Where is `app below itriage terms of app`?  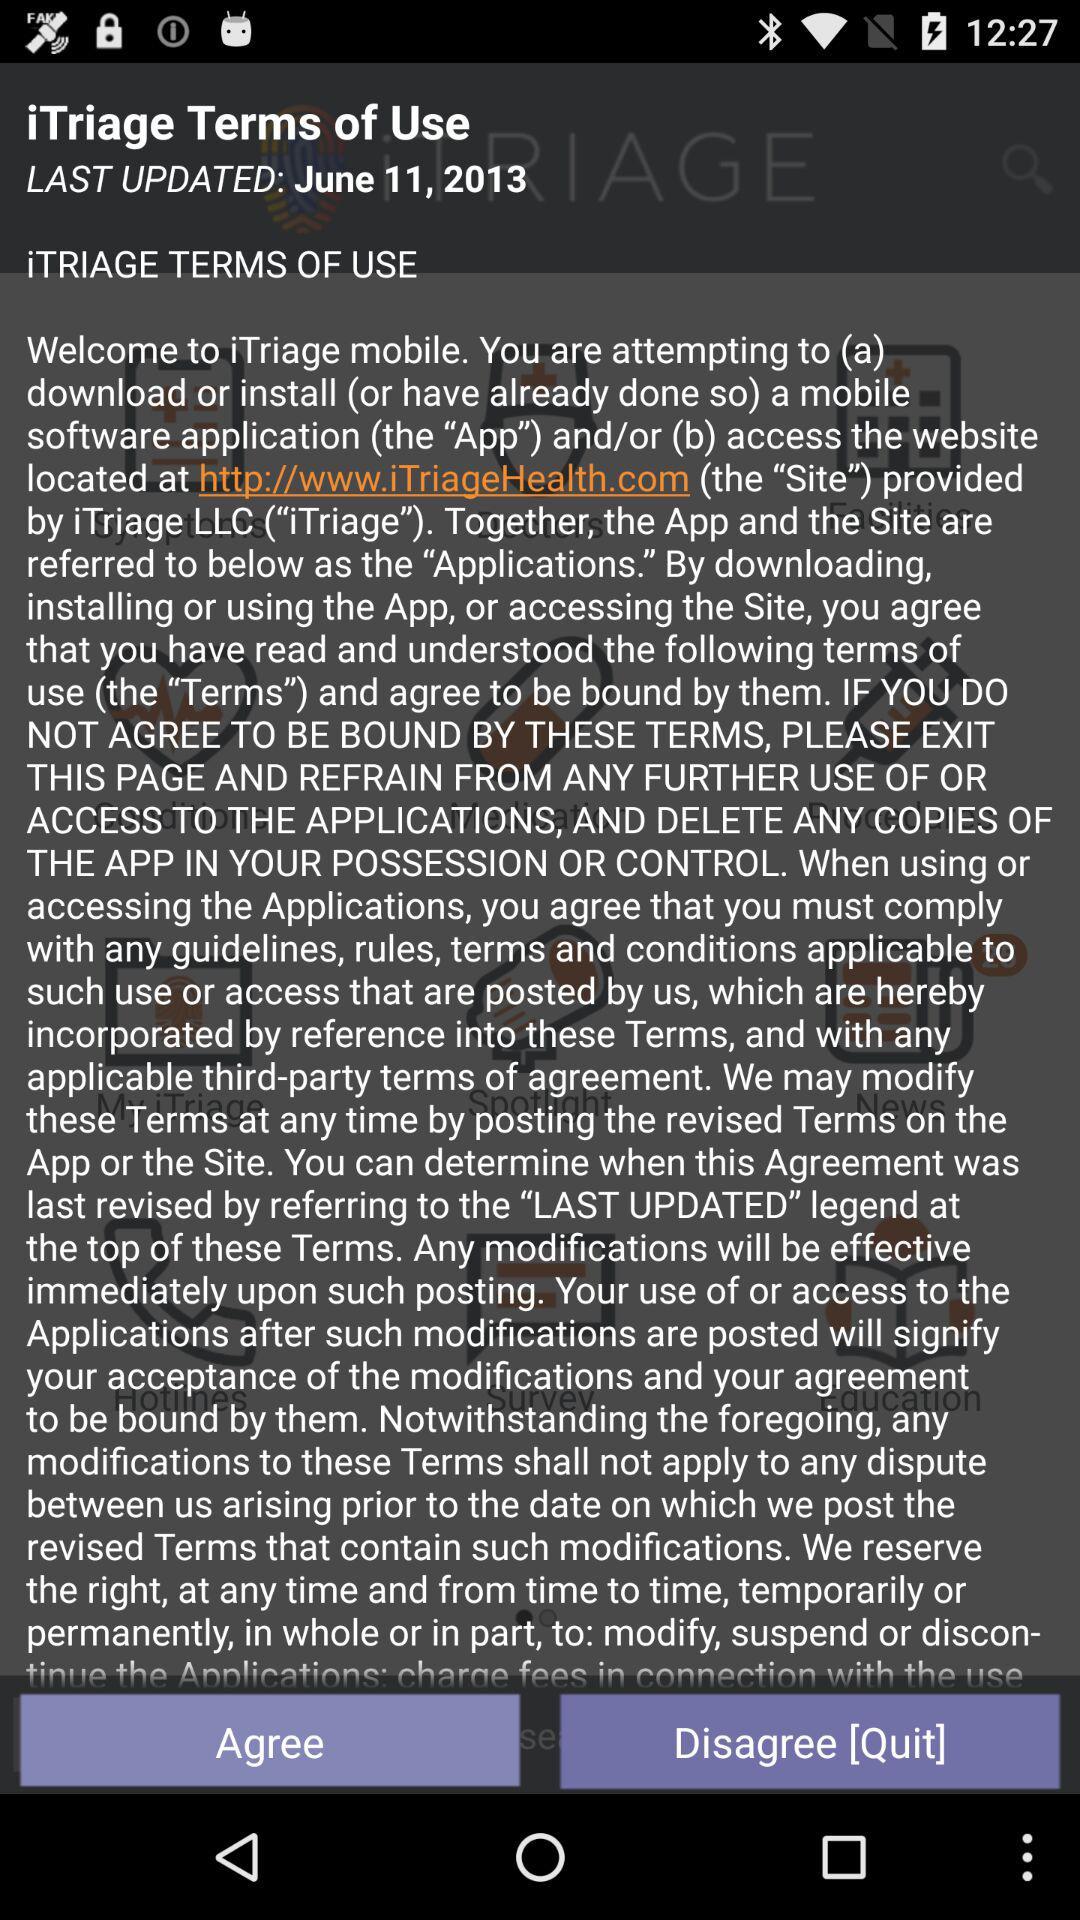
app below itriage terms of app is located at coordinates (540, 920).